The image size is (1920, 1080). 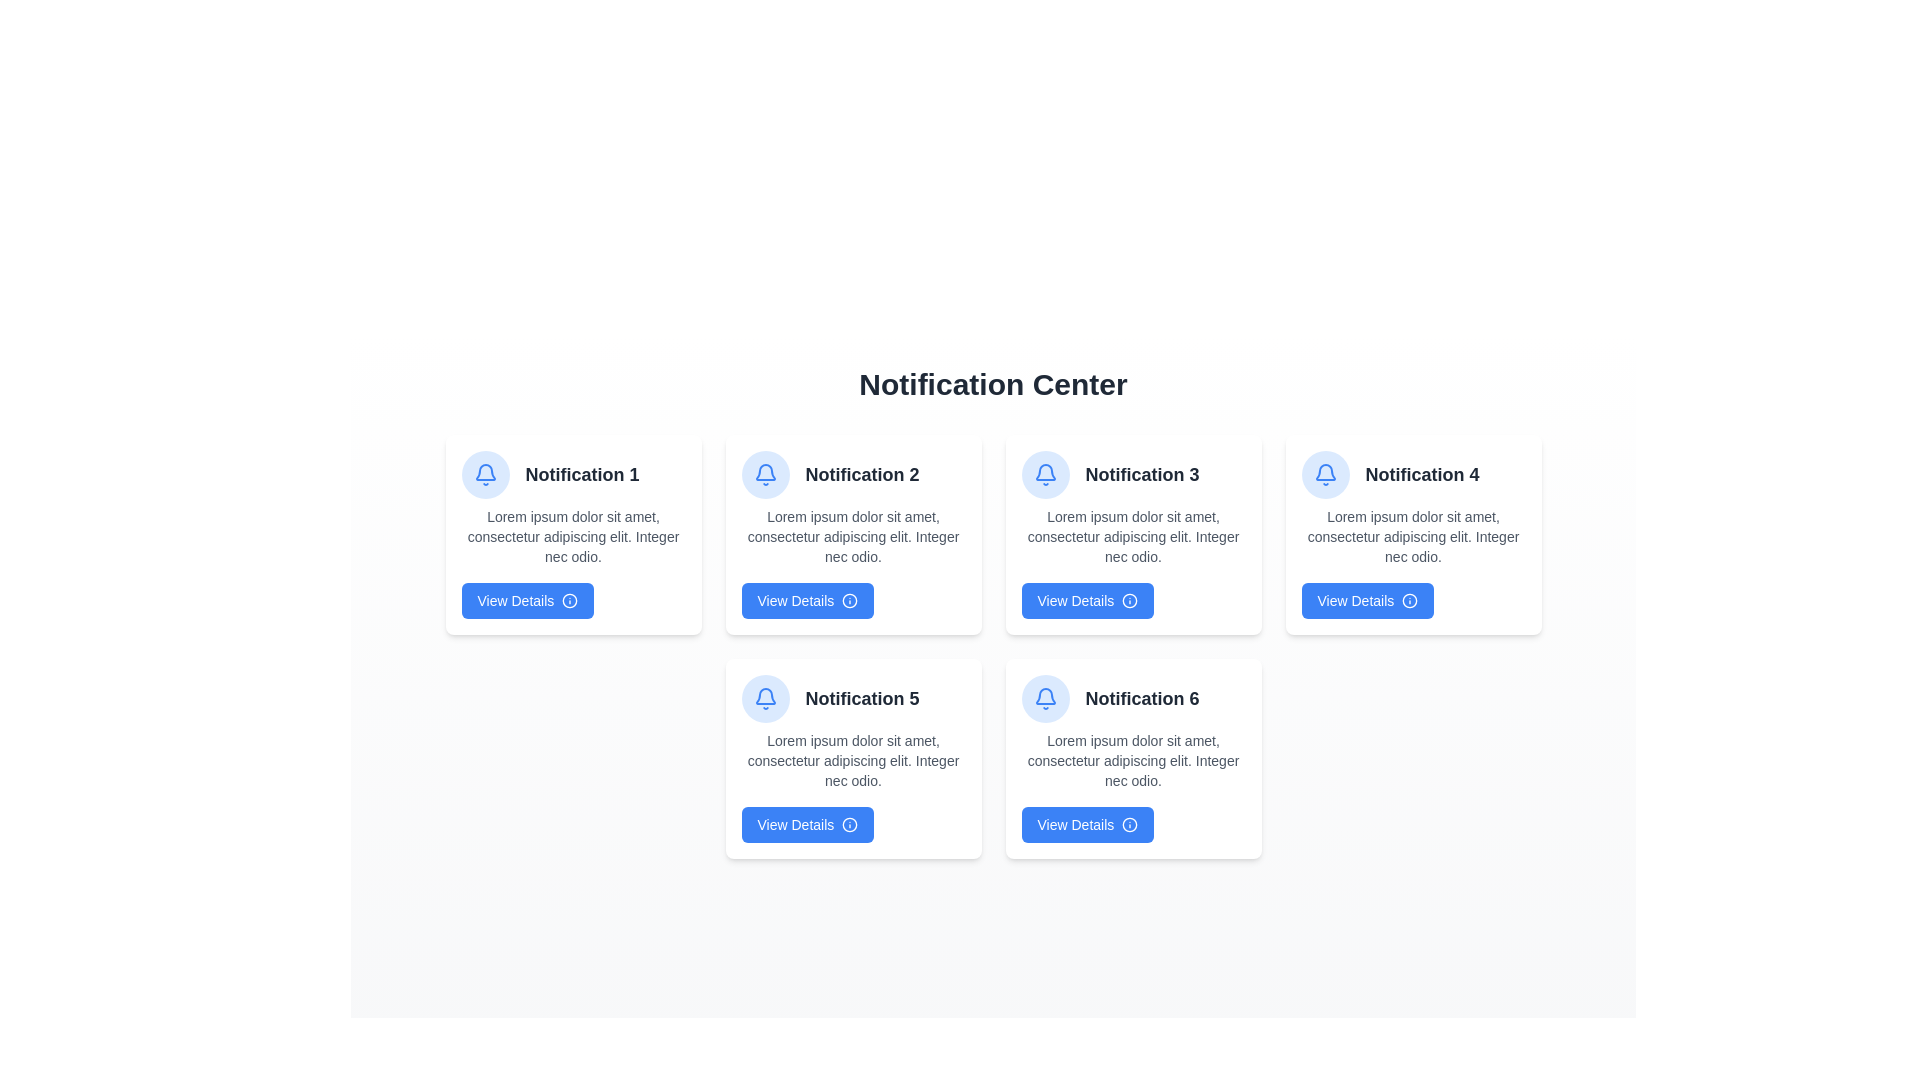 What do you see at coordinates (572, 535) in the screenshot?
I see `the text block element that displays 'Lorem ipsum dolor sit amet, consectetur adipiscing elit. Integer nec odio.' under the title 'Notification 1'` at bounding box center [572, 535].